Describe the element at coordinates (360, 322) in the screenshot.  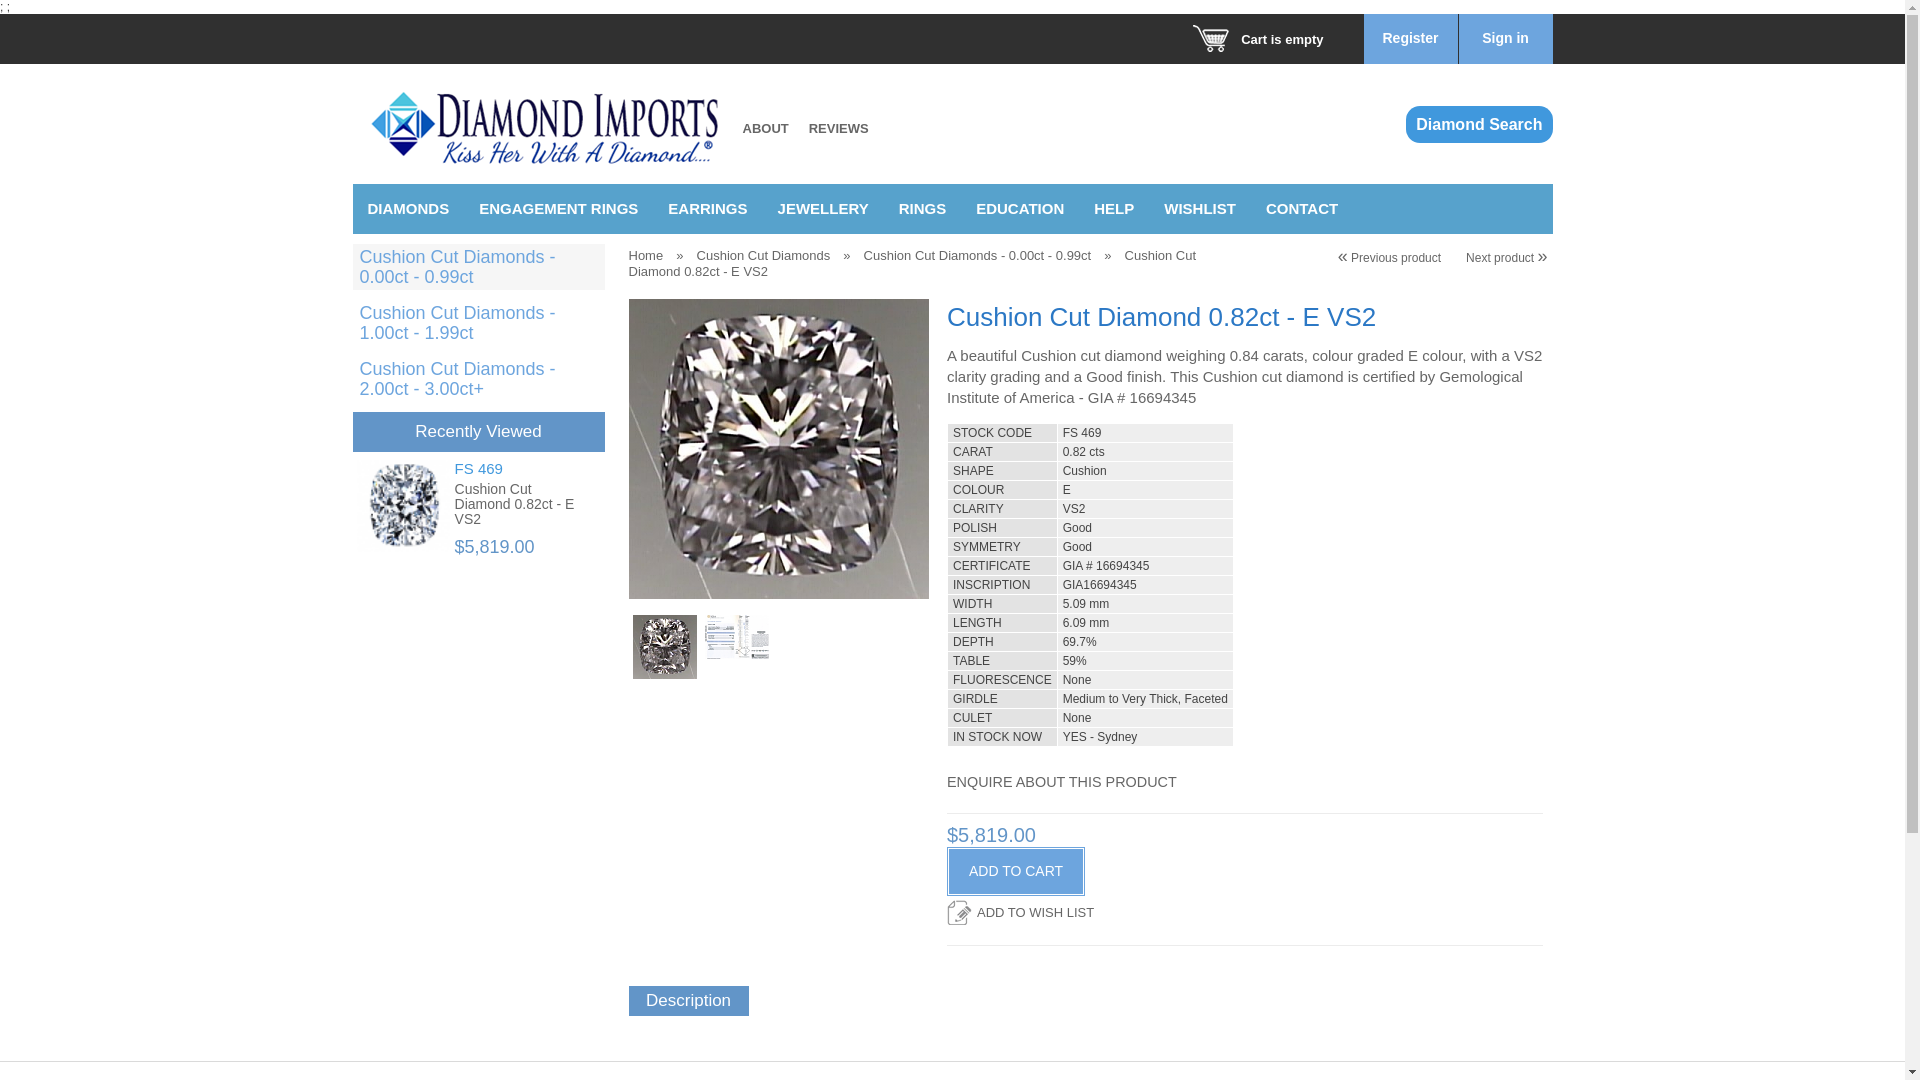
I see `'Cushion Cut Diamonds - 1.00ct - 1.99ct'` at that location.